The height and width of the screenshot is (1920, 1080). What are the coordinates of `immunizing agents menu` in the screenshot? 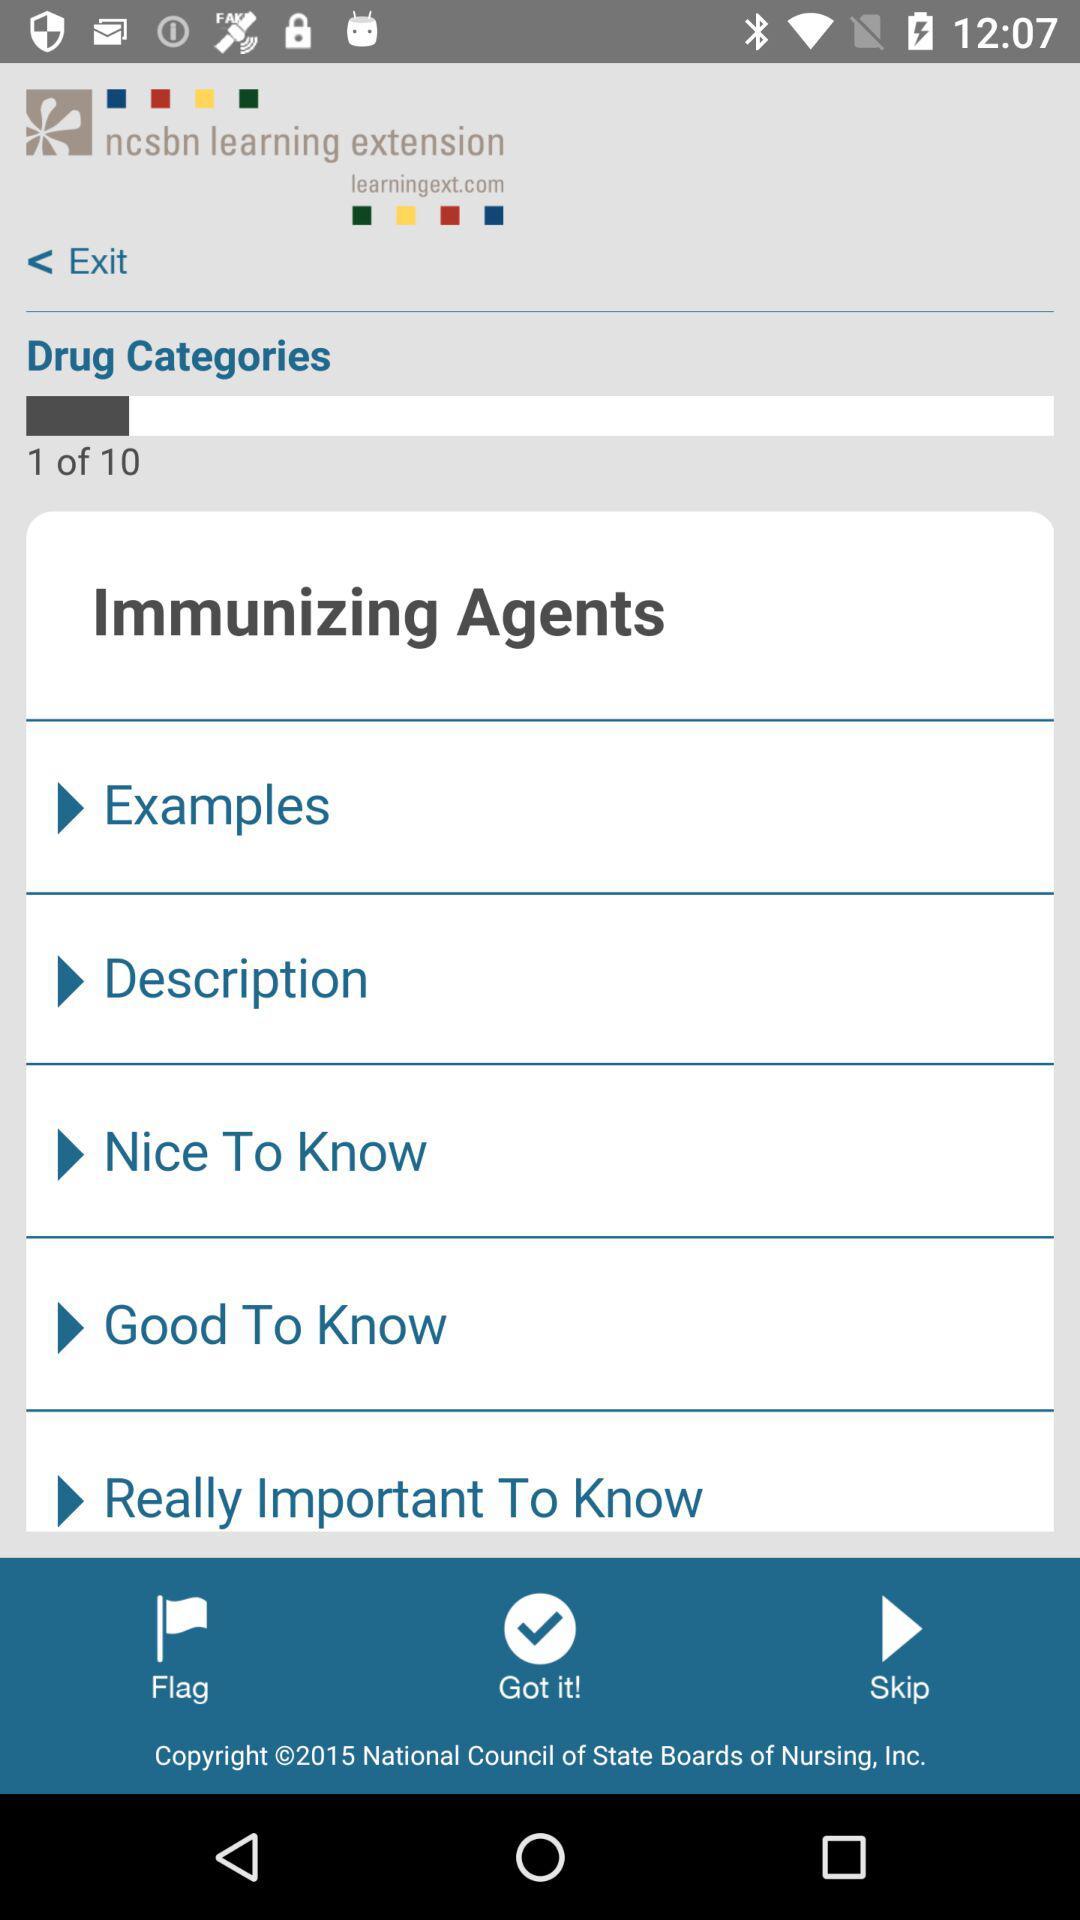 It's located at (540, 1021).